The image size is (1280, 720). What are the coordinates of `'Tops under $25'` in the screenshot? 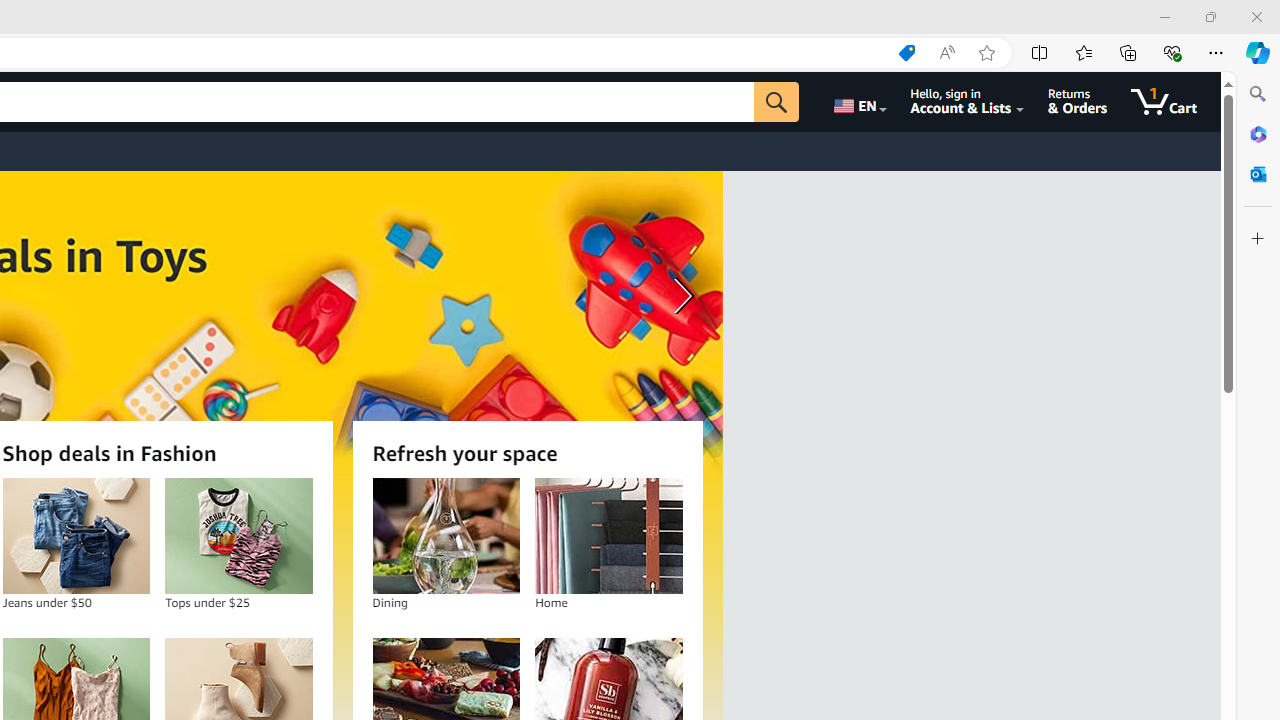 It's located at (239, 535).